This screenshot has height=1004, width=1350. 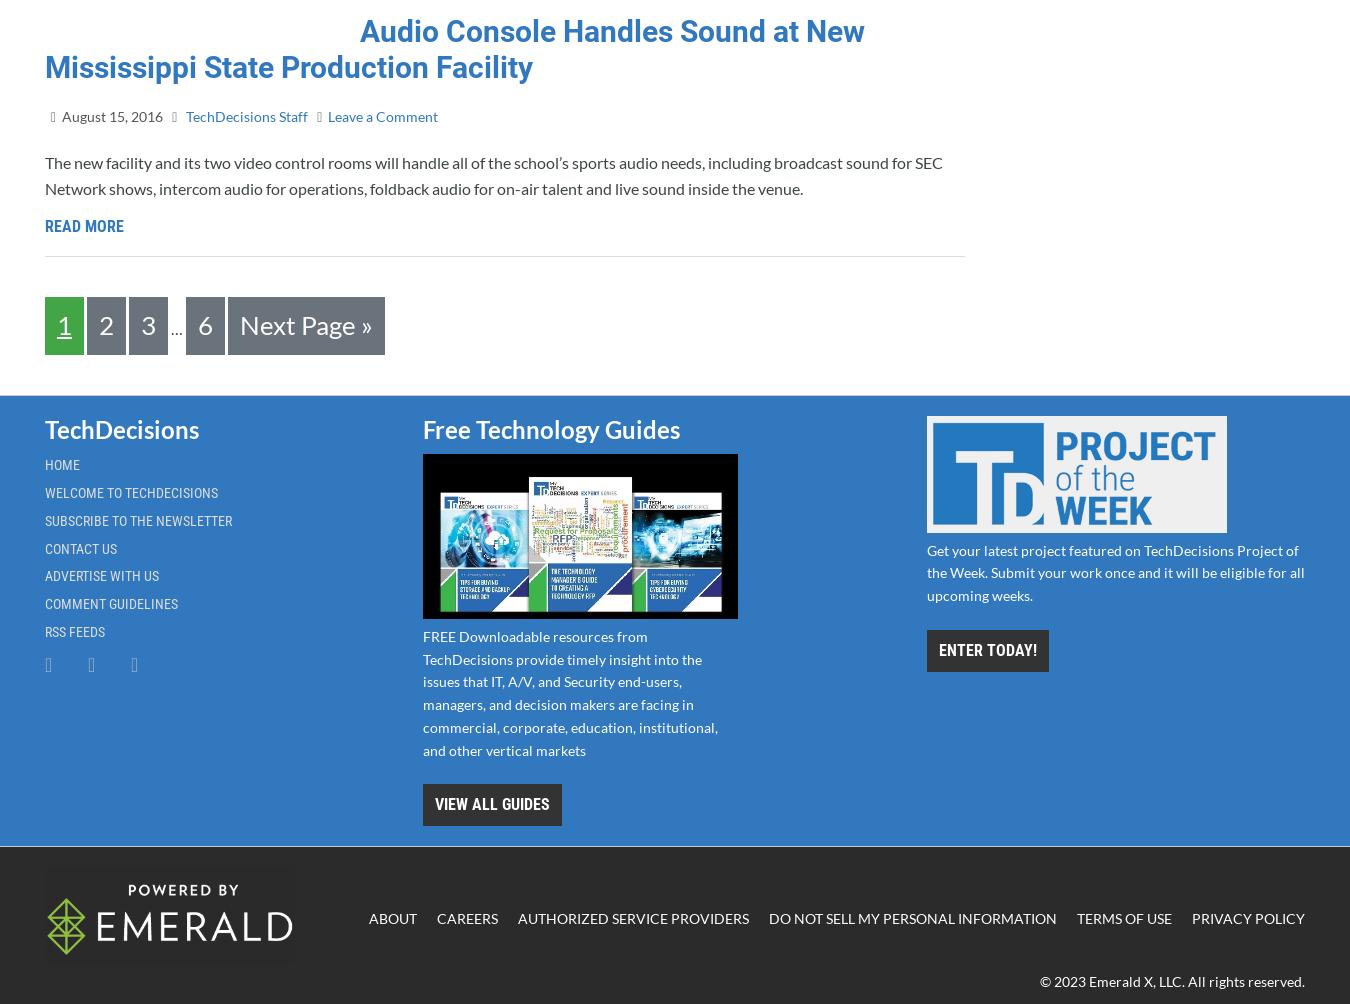 I want to click on '2', so click(x=105, y=323).